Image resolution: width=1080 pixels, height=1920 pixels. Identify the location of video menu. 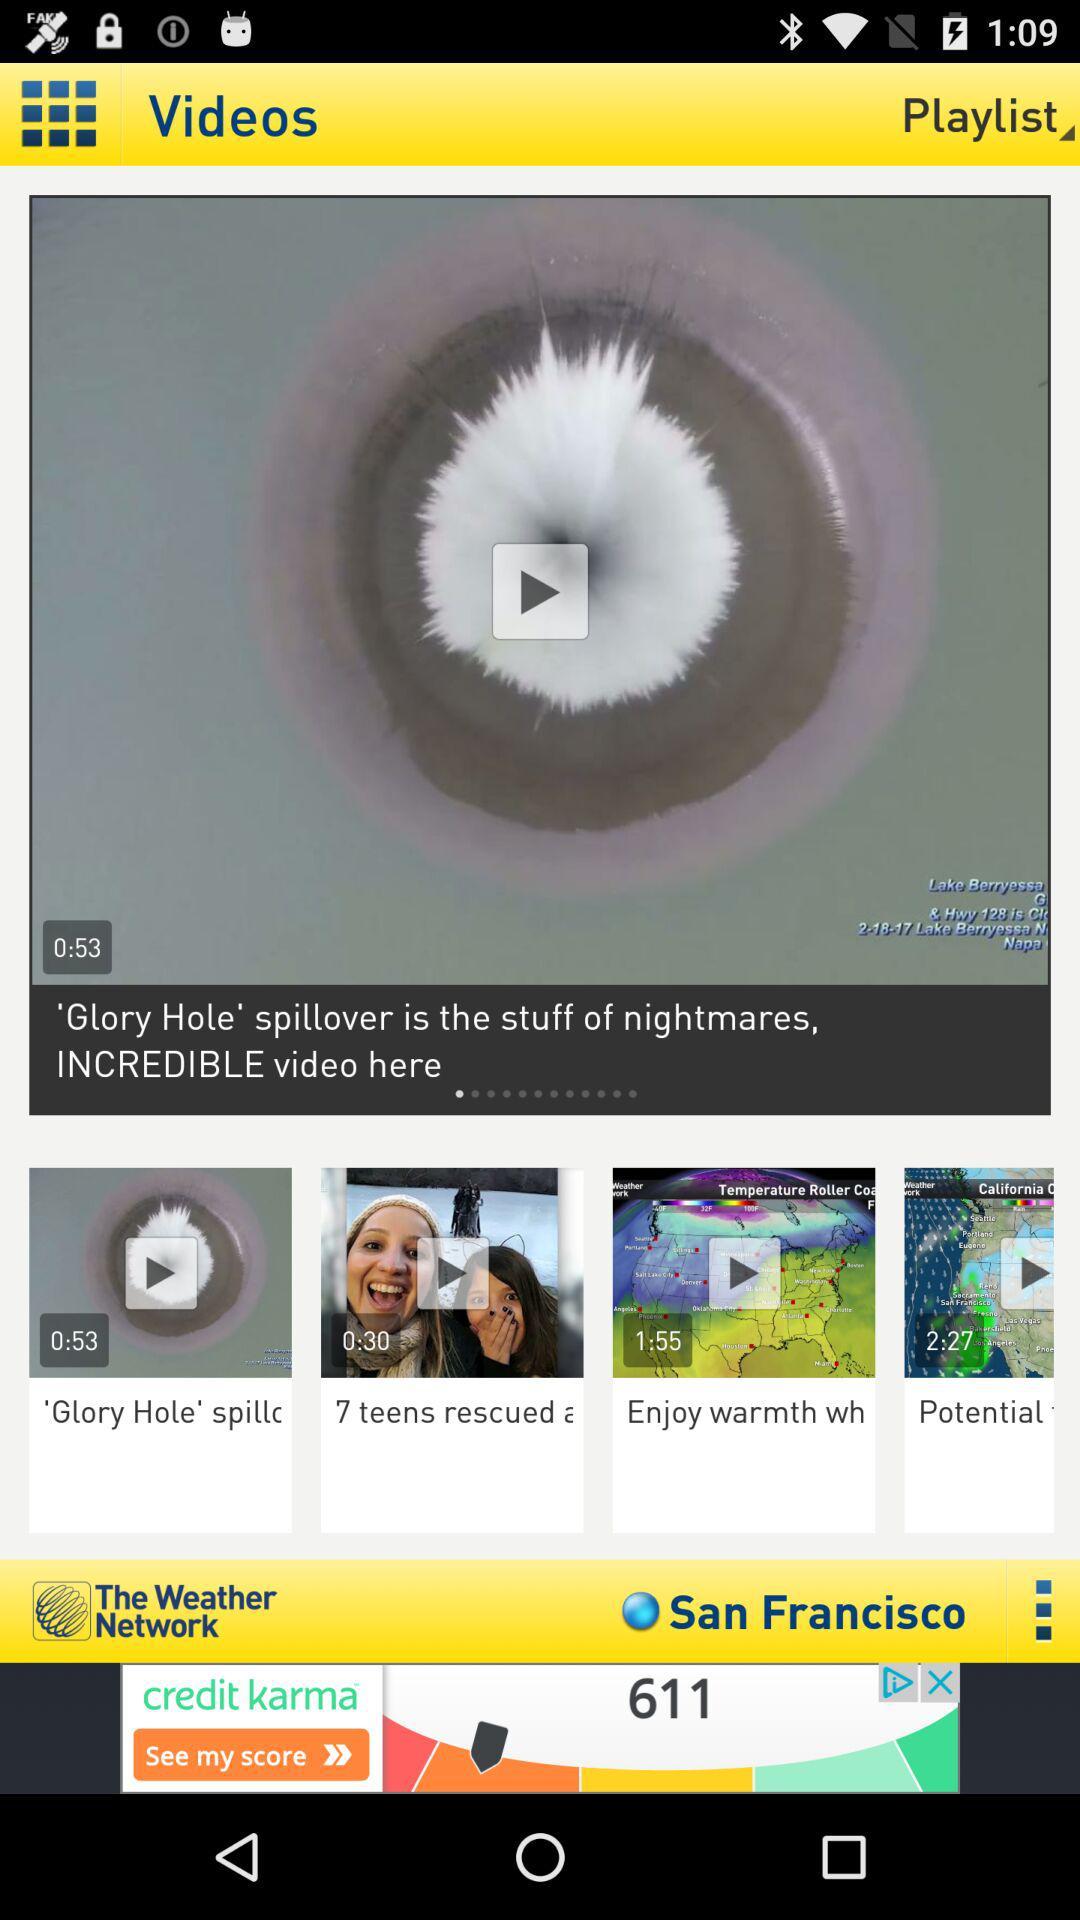
(59, 113).